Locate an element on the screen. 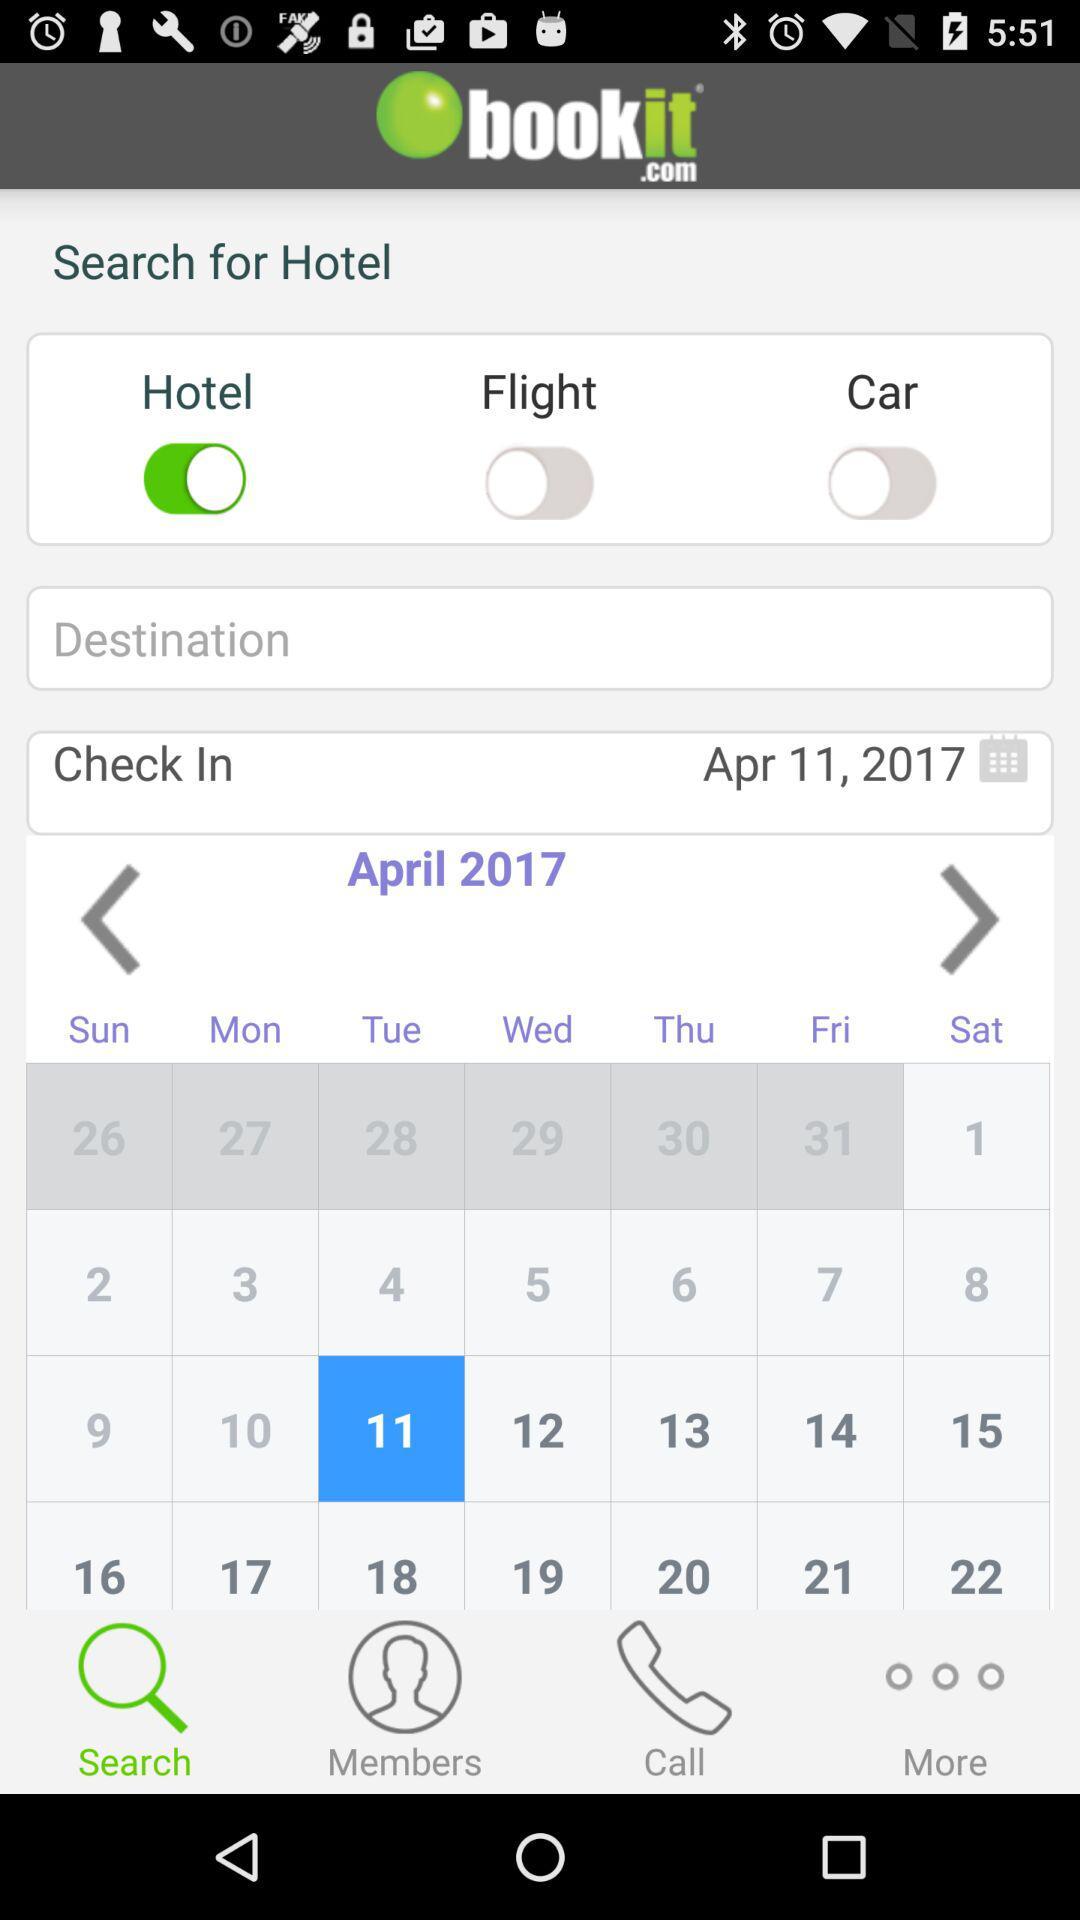  the item to the right of 10 item is located at coordinates (391, 1554).